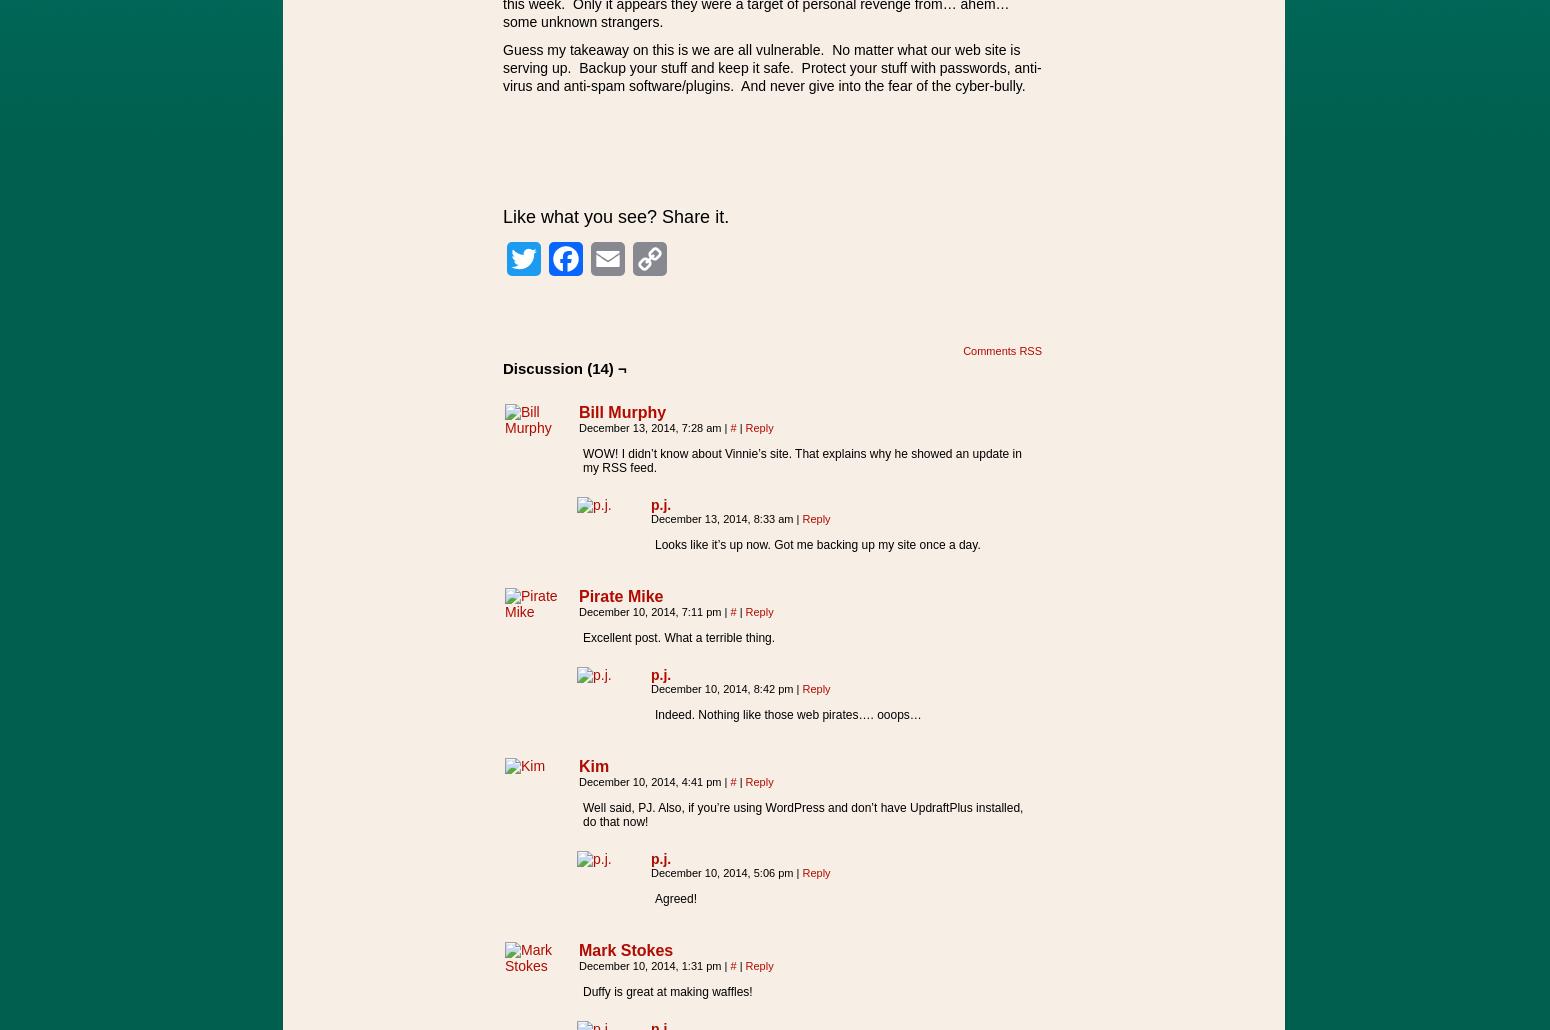 The height and width of the screenshot is (1030, 1550). Describe the element at coordinates (578, 611) in the screenshot. I see `'December 10, 2014, 7:11 pm'` at that location.